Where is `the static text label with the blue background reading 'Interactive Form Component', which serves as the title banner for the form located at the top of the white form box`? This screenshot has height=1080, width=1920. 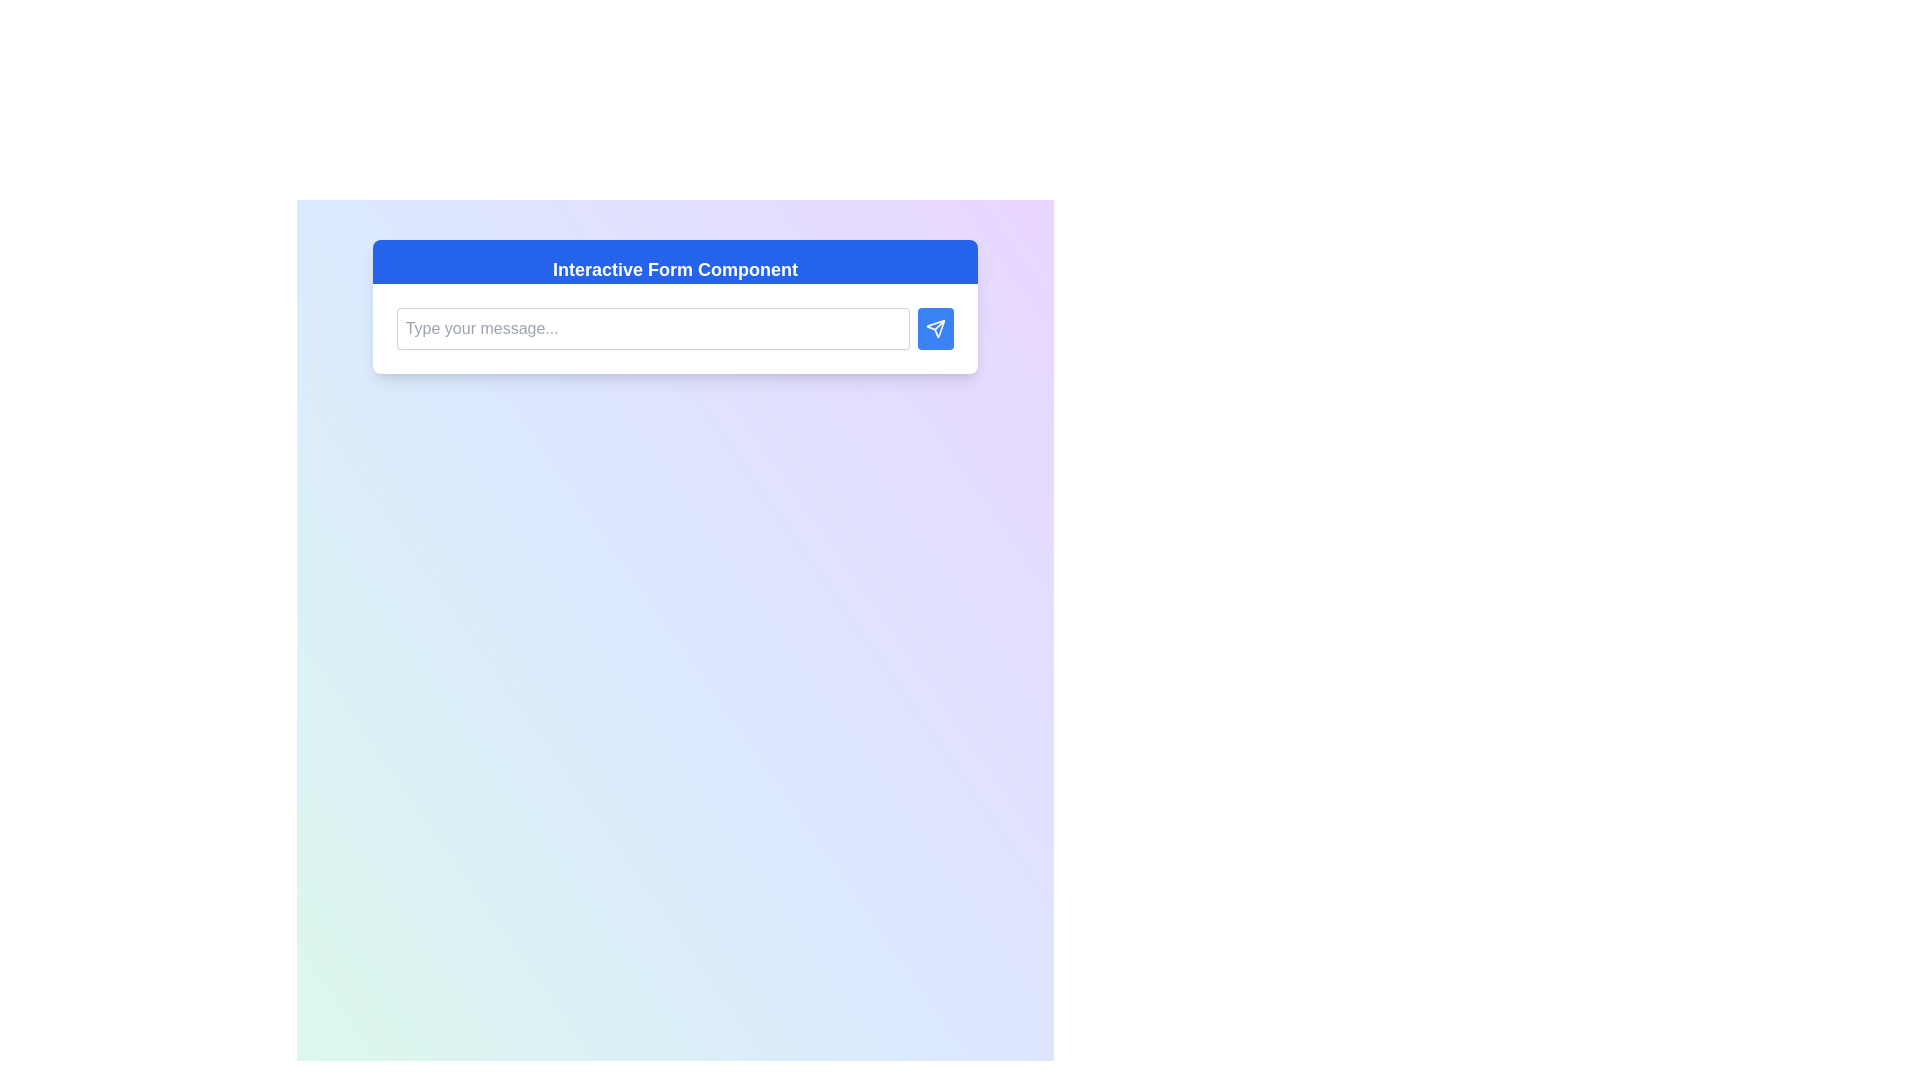
the static text label with the blue background reading 'Interactive Form Component', which serves as the title banner for the form located at the top of the white form box is located at coordinates (675, 261).